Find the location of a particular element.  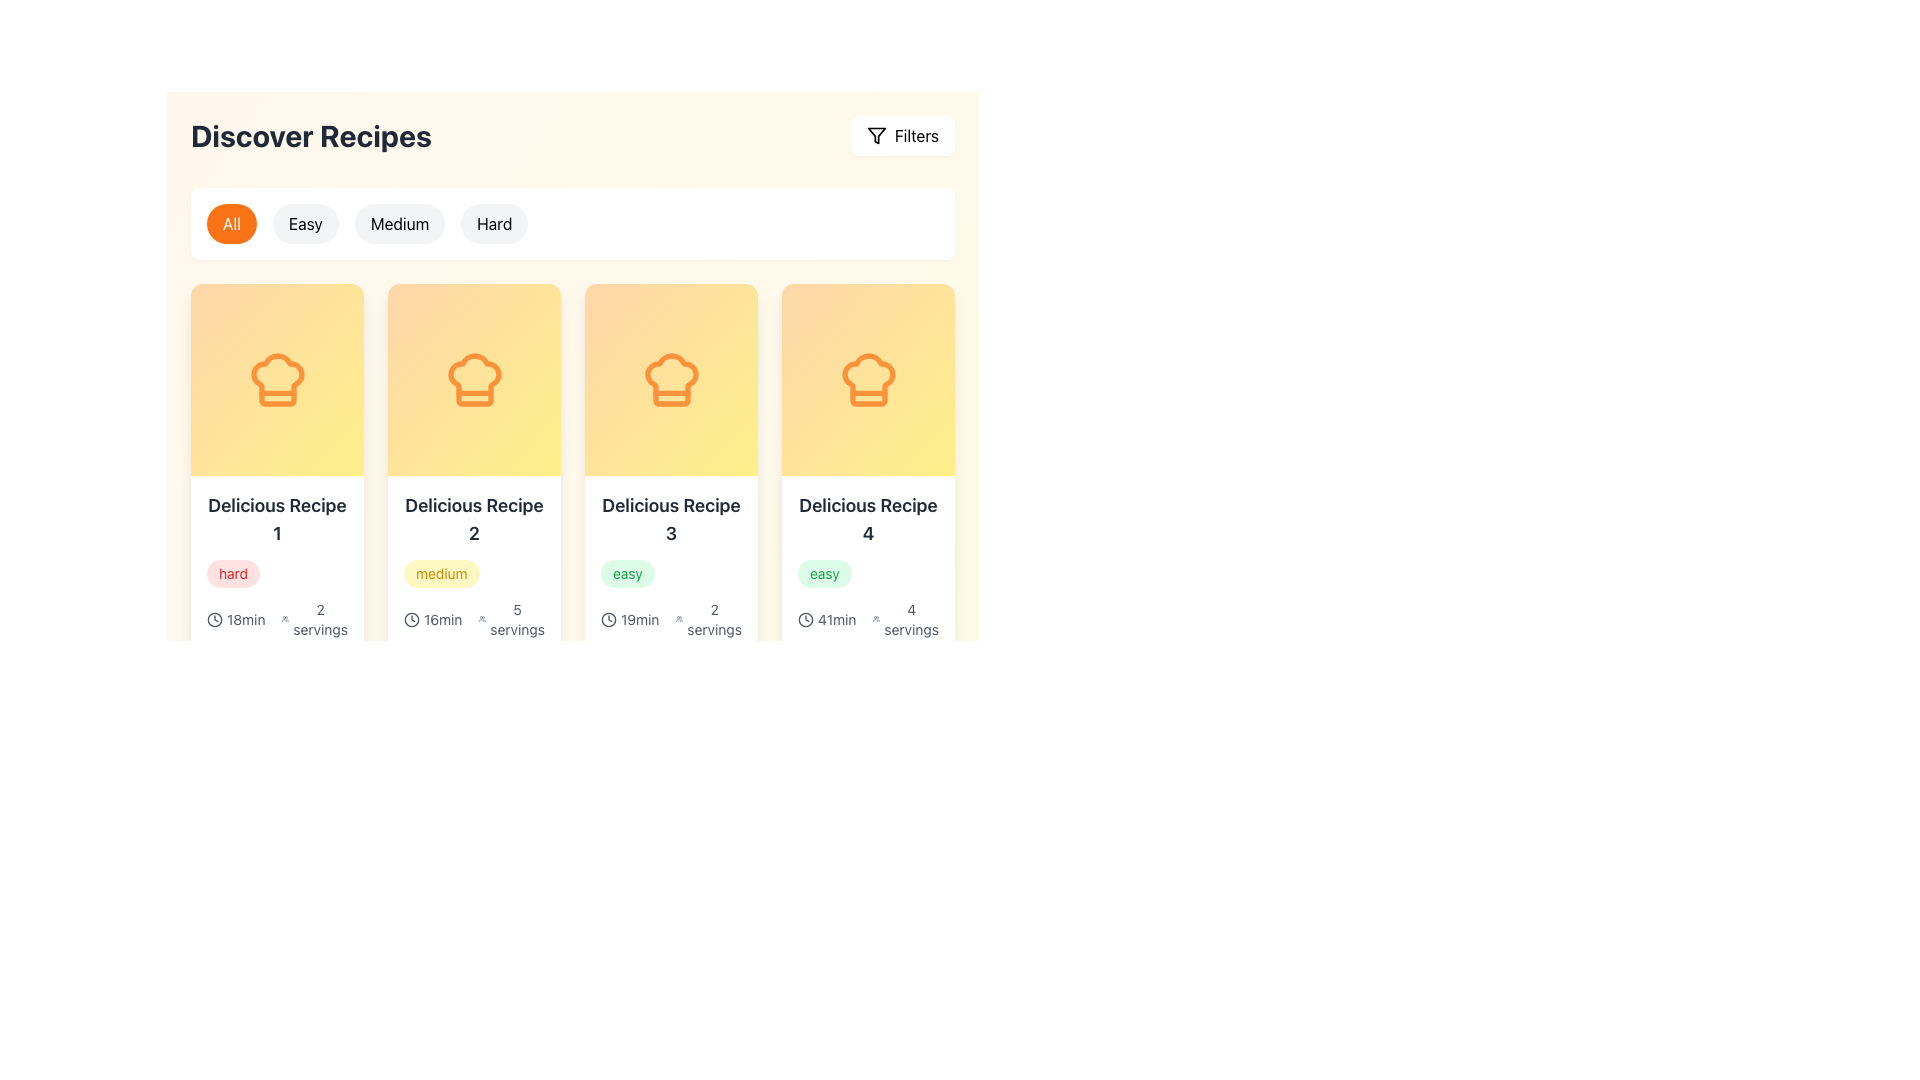

the fourth button in the horizontal row of filter options is located at coordinates (494, 223).